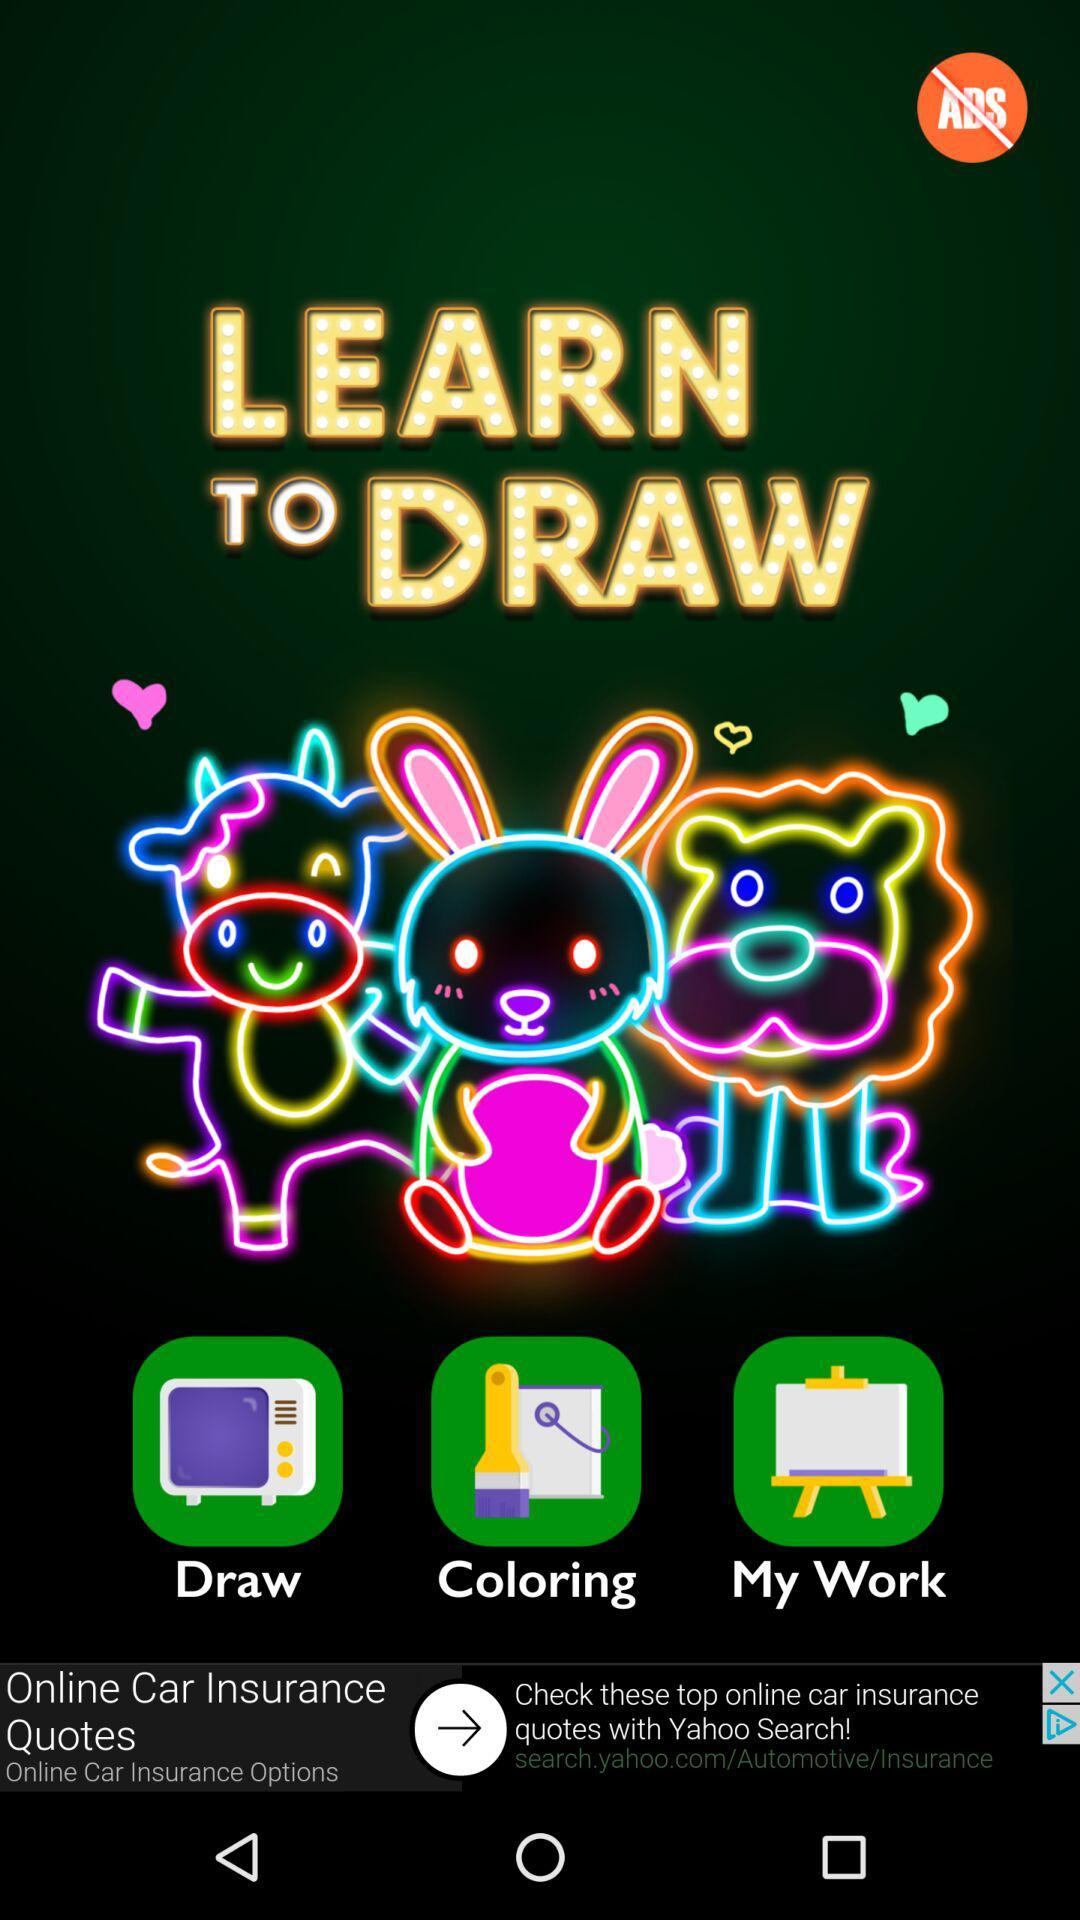 The height and width of the screenshot is (1920, 1080). What do you see at coordinates (971, 106) in the screenshot?
I see `no advertisements` at bounding box center [971, 106].